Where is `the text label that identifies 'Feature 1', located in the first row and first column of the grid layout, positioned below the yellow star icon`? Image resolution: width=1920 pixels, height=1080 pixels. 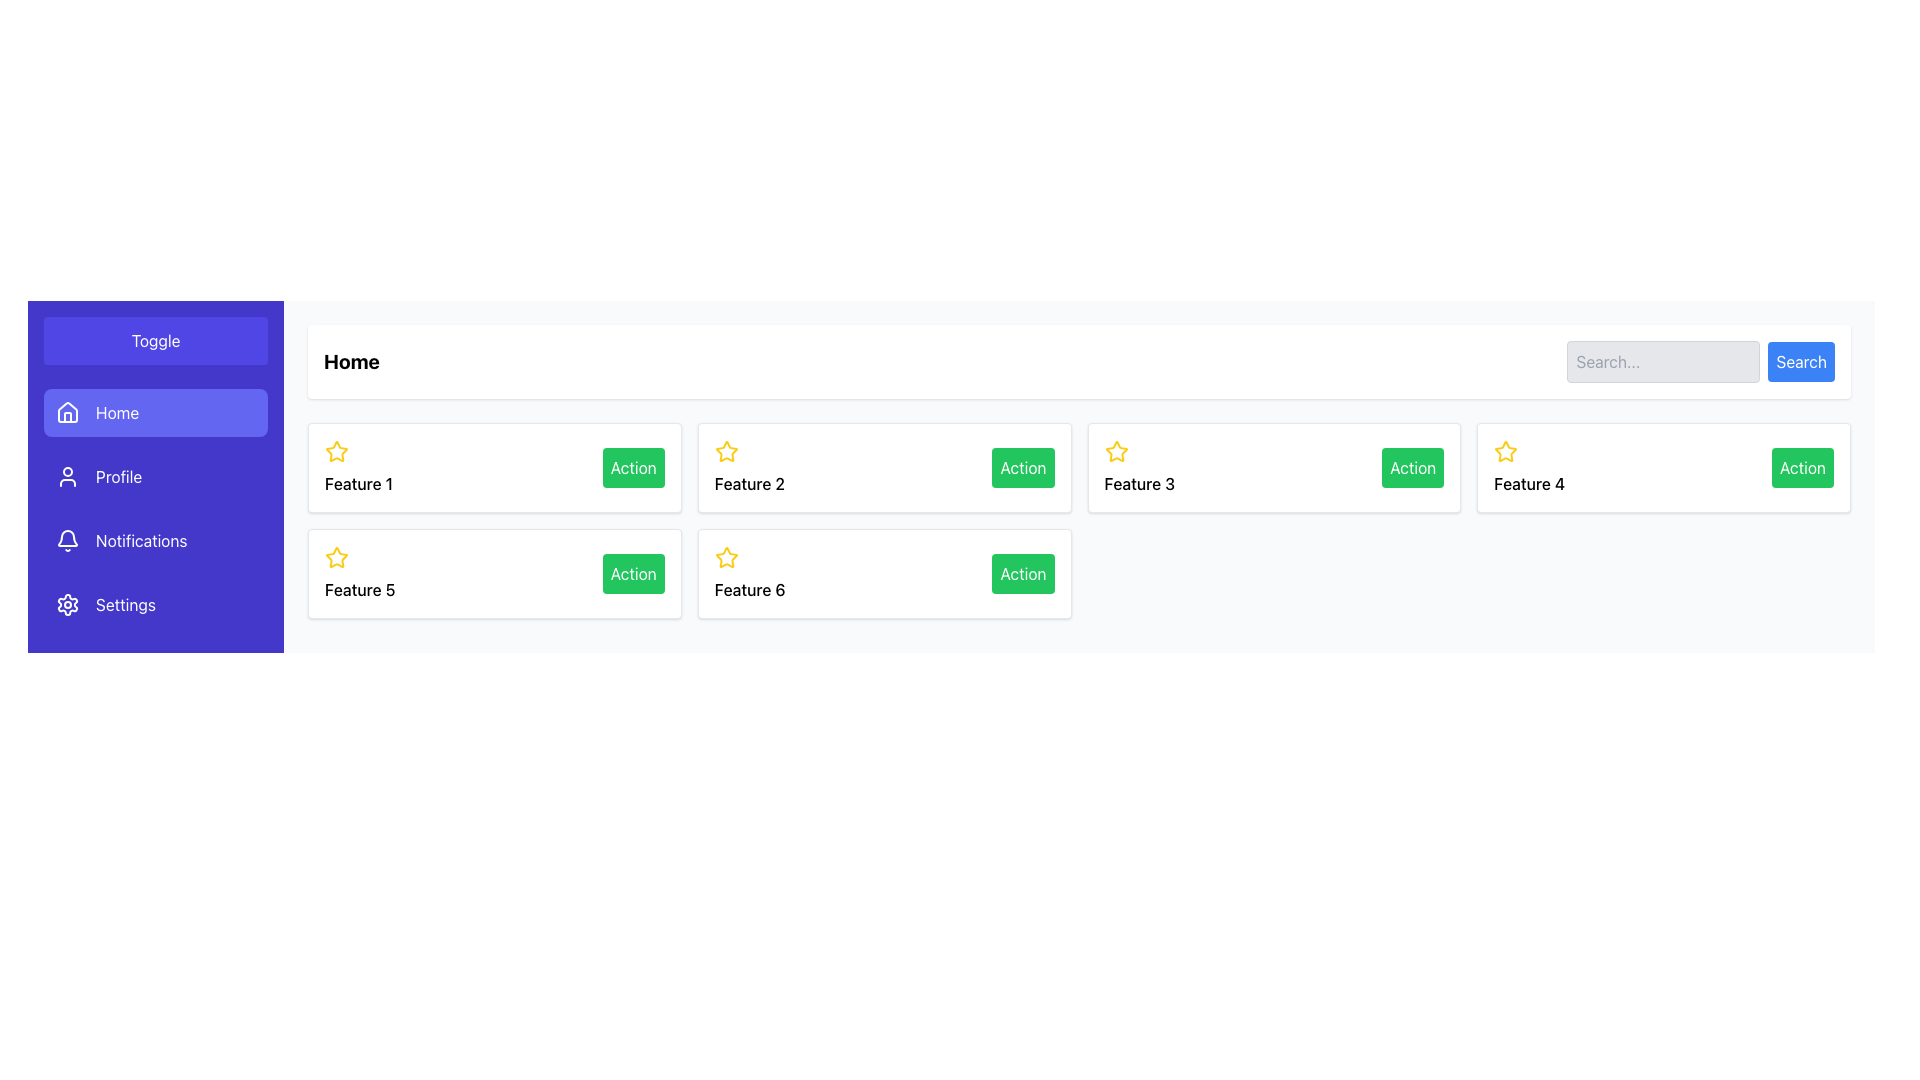 the text label that identifies 'Feature 1', located in the first row and first column of the grid layout, positioned below the yellow star icon is located at coordinates (359, 483).